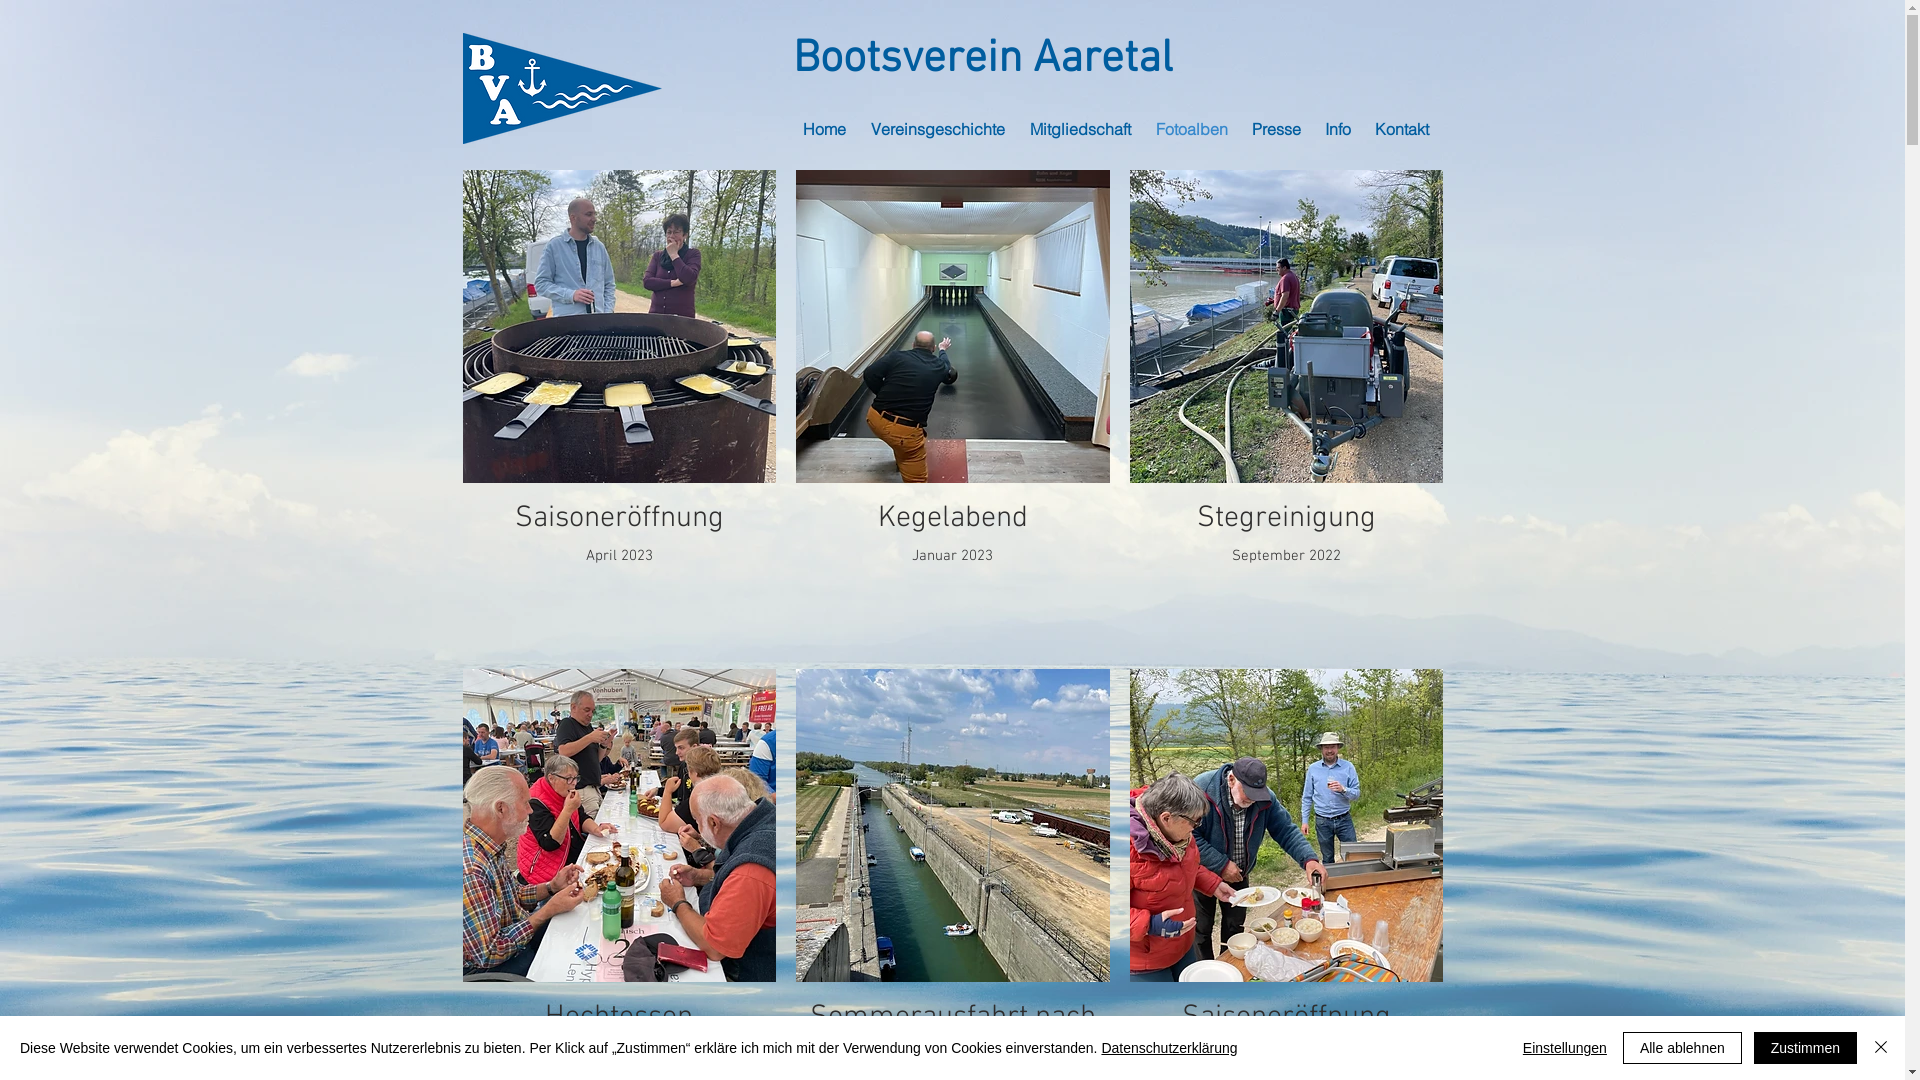  I want to click on 'Info', so click(1339, 128).